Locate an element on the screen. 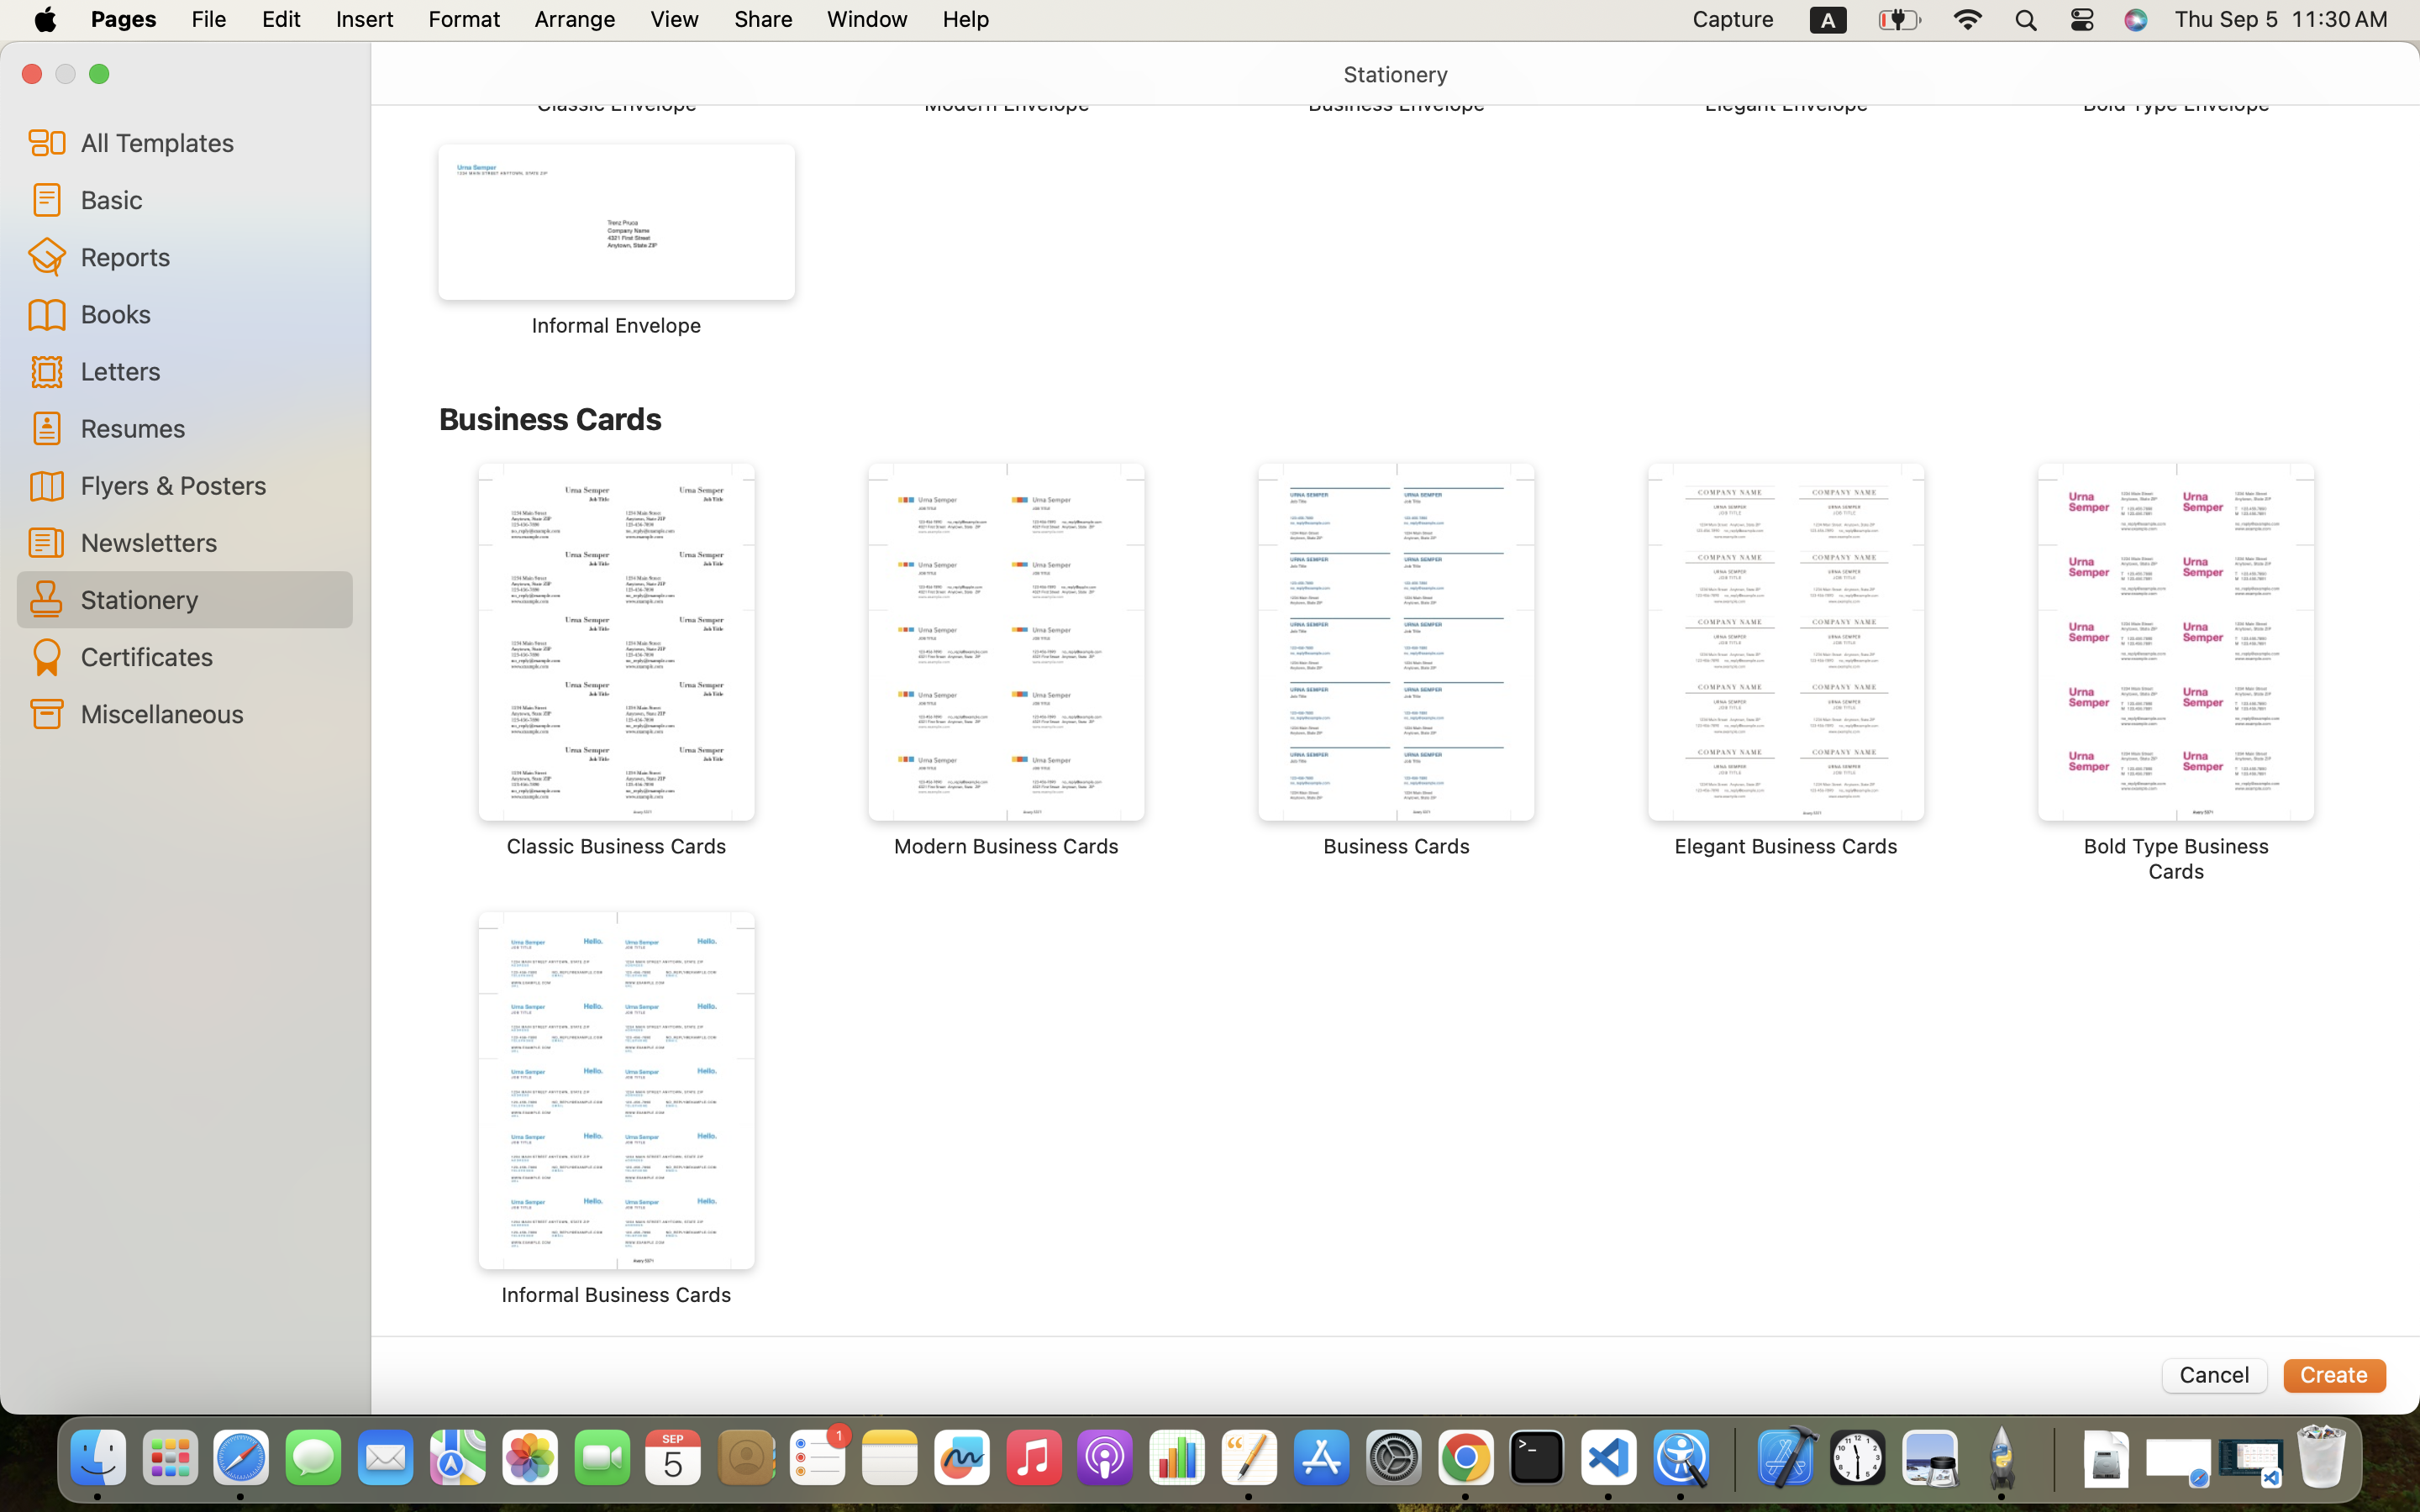  'Basic' is located at coordinates (208, 199).